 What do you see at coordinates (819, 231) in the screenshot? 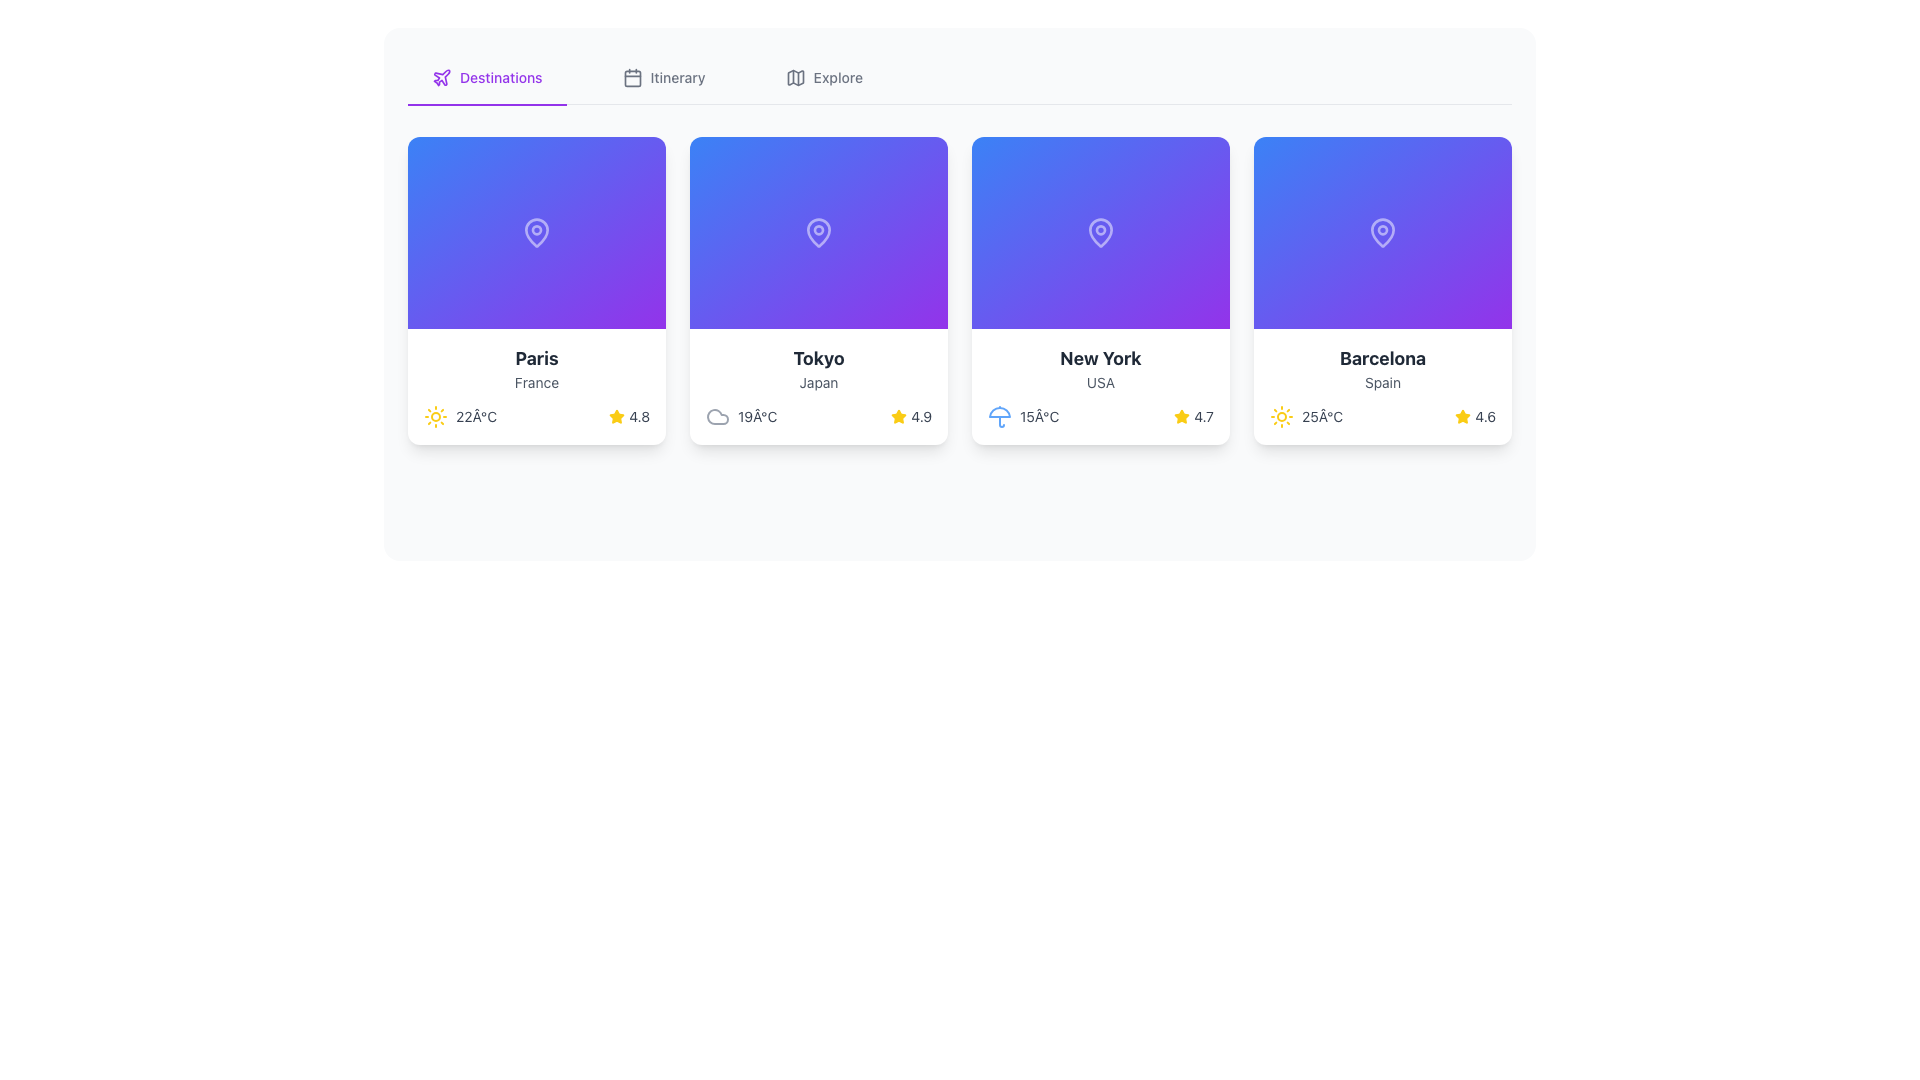
I see `the map pin icon located in the top section of the 'Tokyo, Japan' card under the 'Destinations' tab` at bounding box center [819, 231].